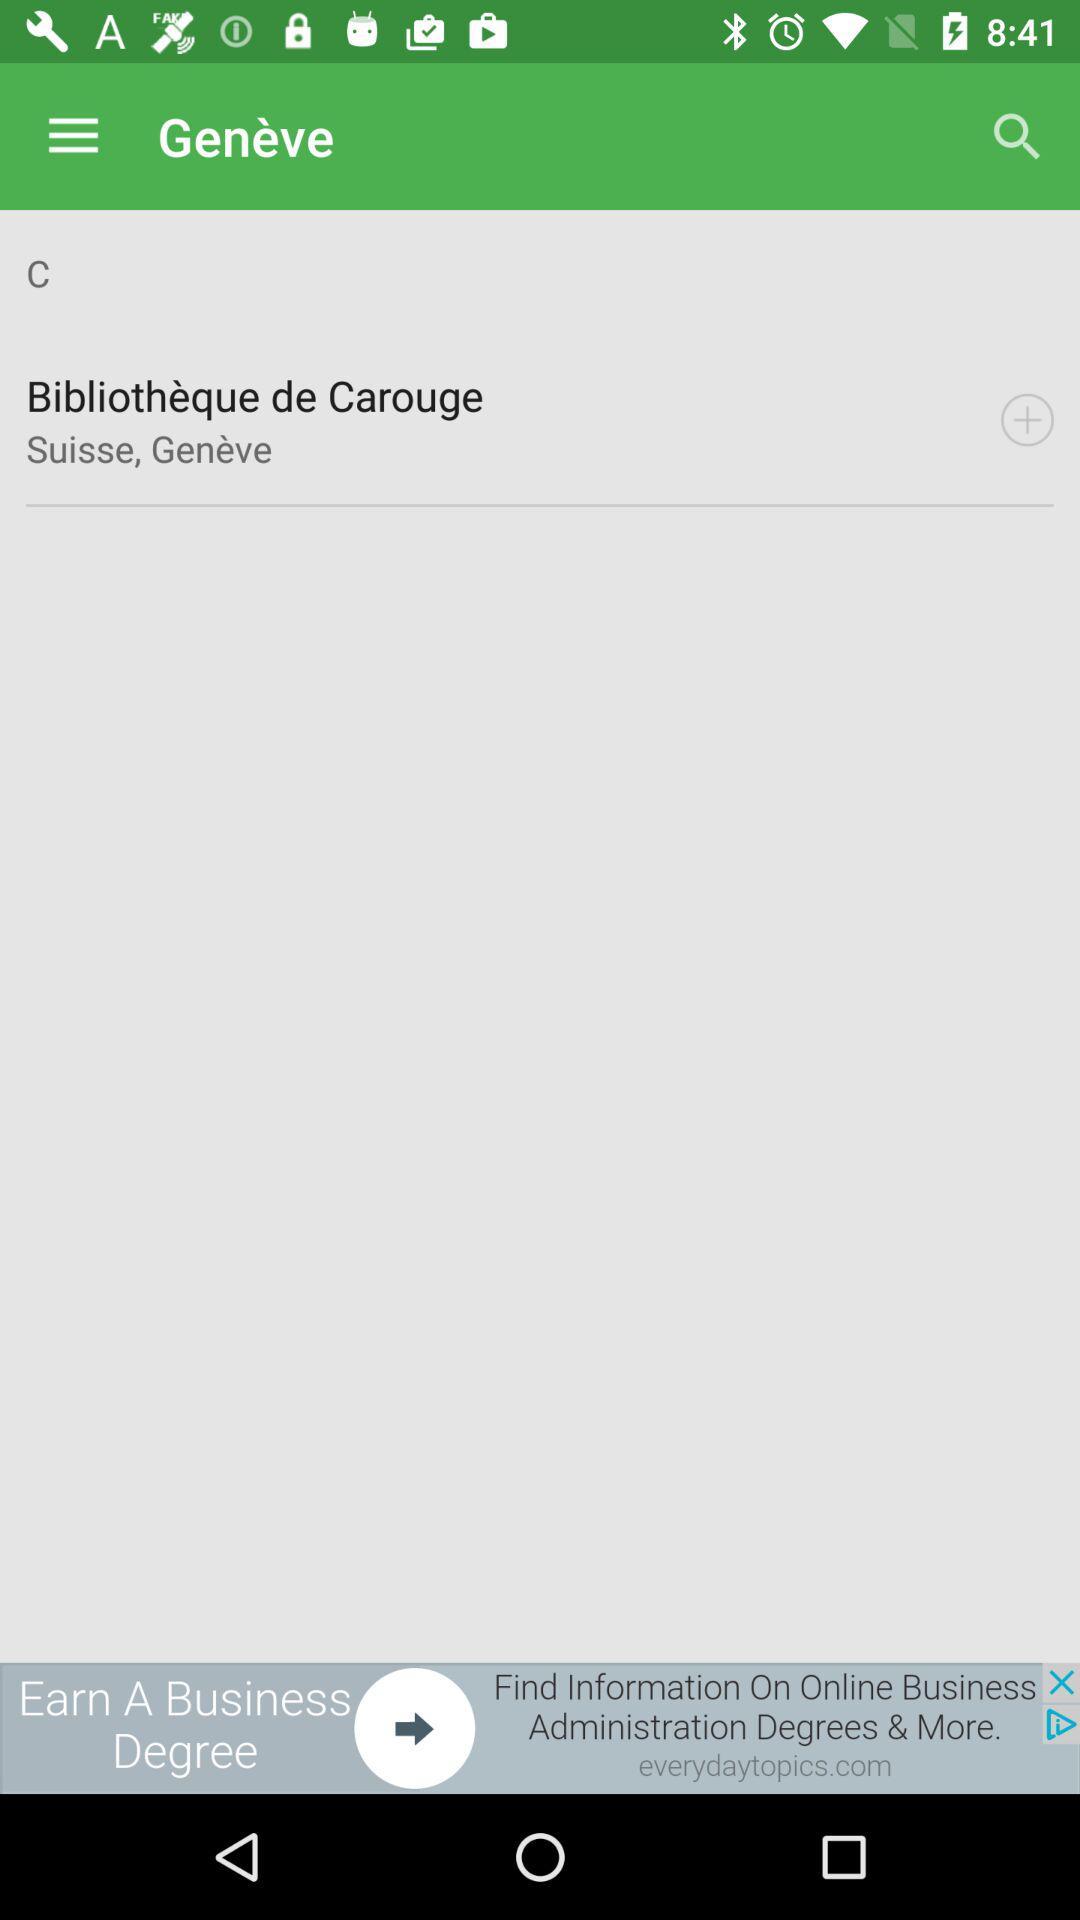 The image size is (1080, 1920). Describe the element at coordinates (1027, 419) in the screenshot. I see `added` at that location.